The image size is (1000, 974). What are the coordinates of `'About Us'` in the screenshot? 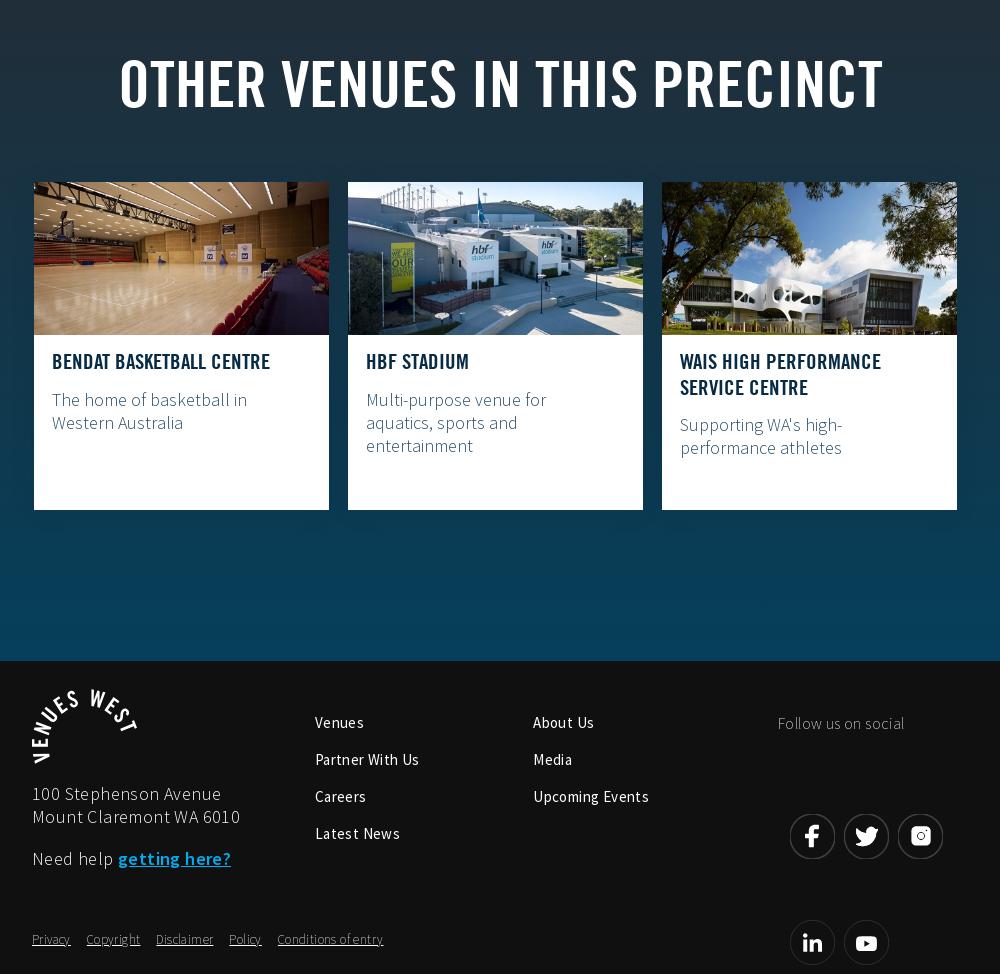 It's located at (562, 722).